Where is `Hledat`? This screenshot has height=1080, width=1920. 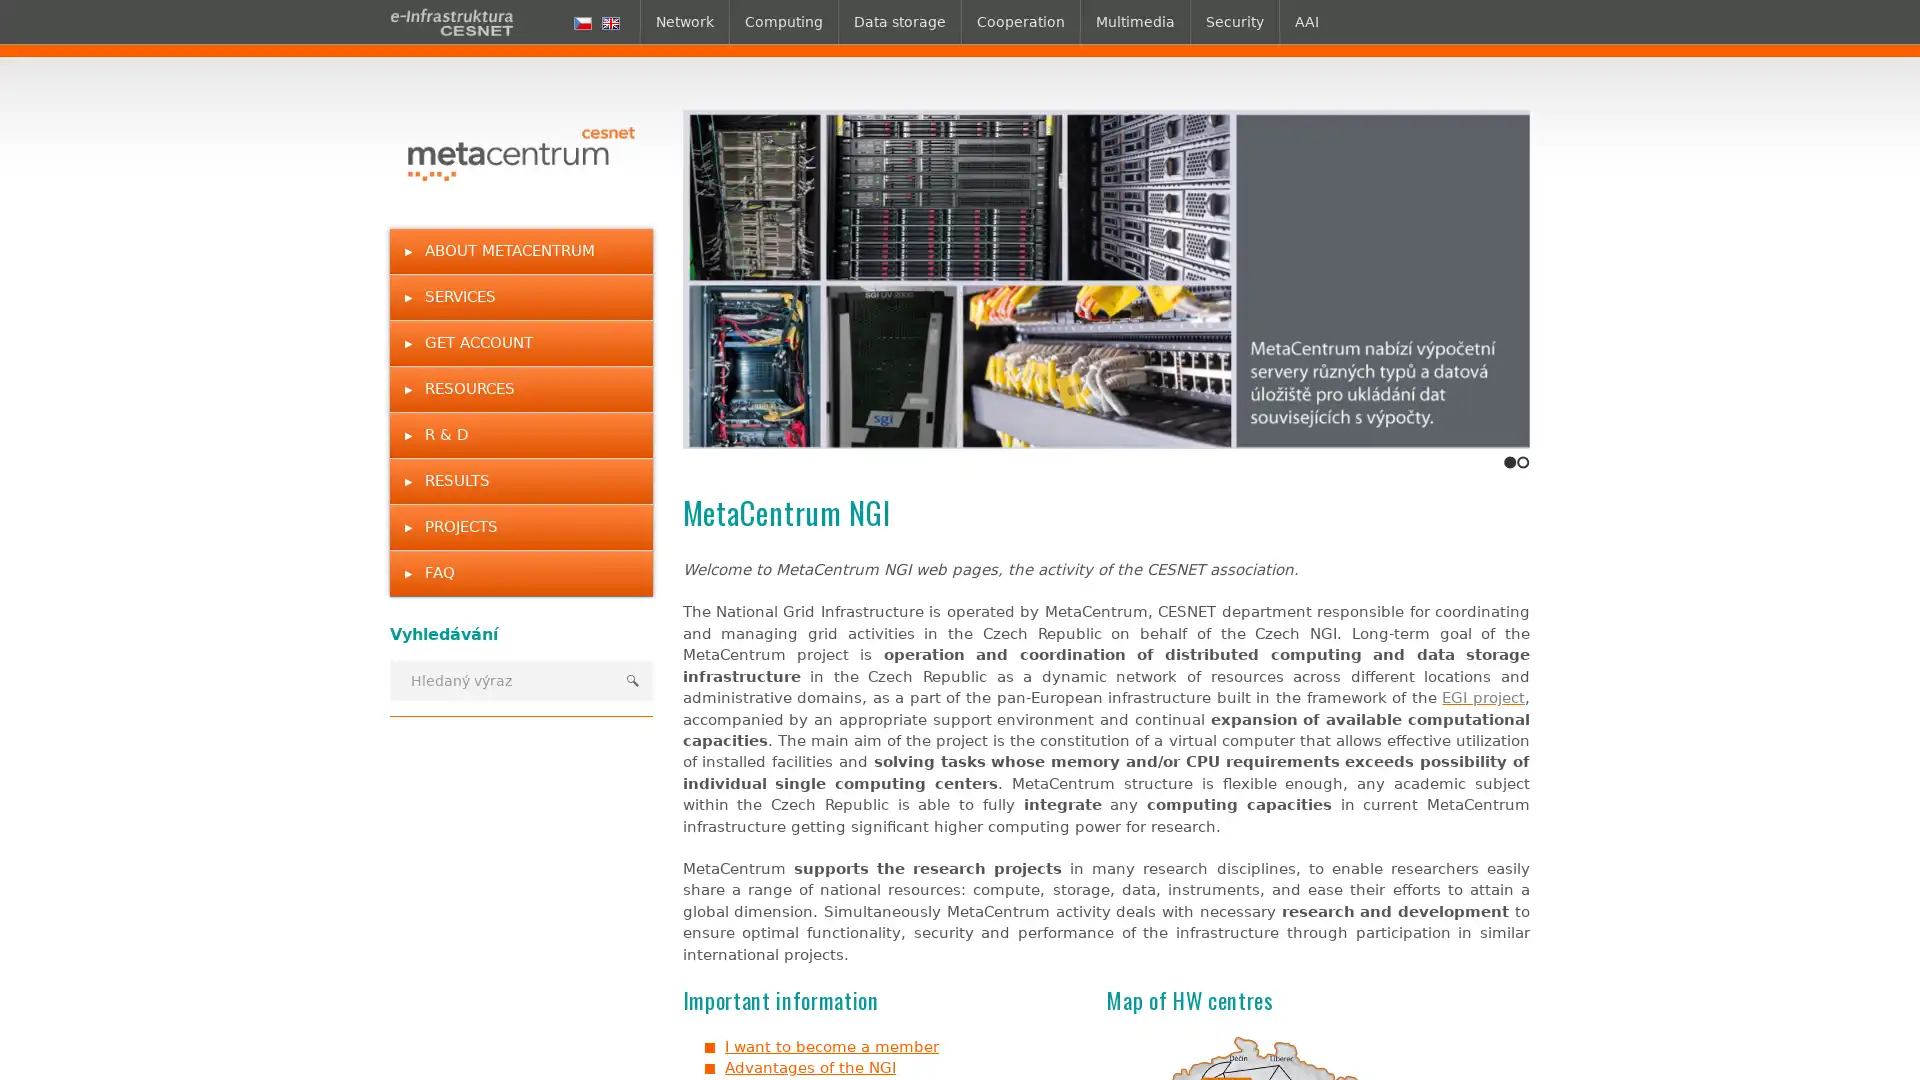 Hledat is located at coordinates (631, 678).